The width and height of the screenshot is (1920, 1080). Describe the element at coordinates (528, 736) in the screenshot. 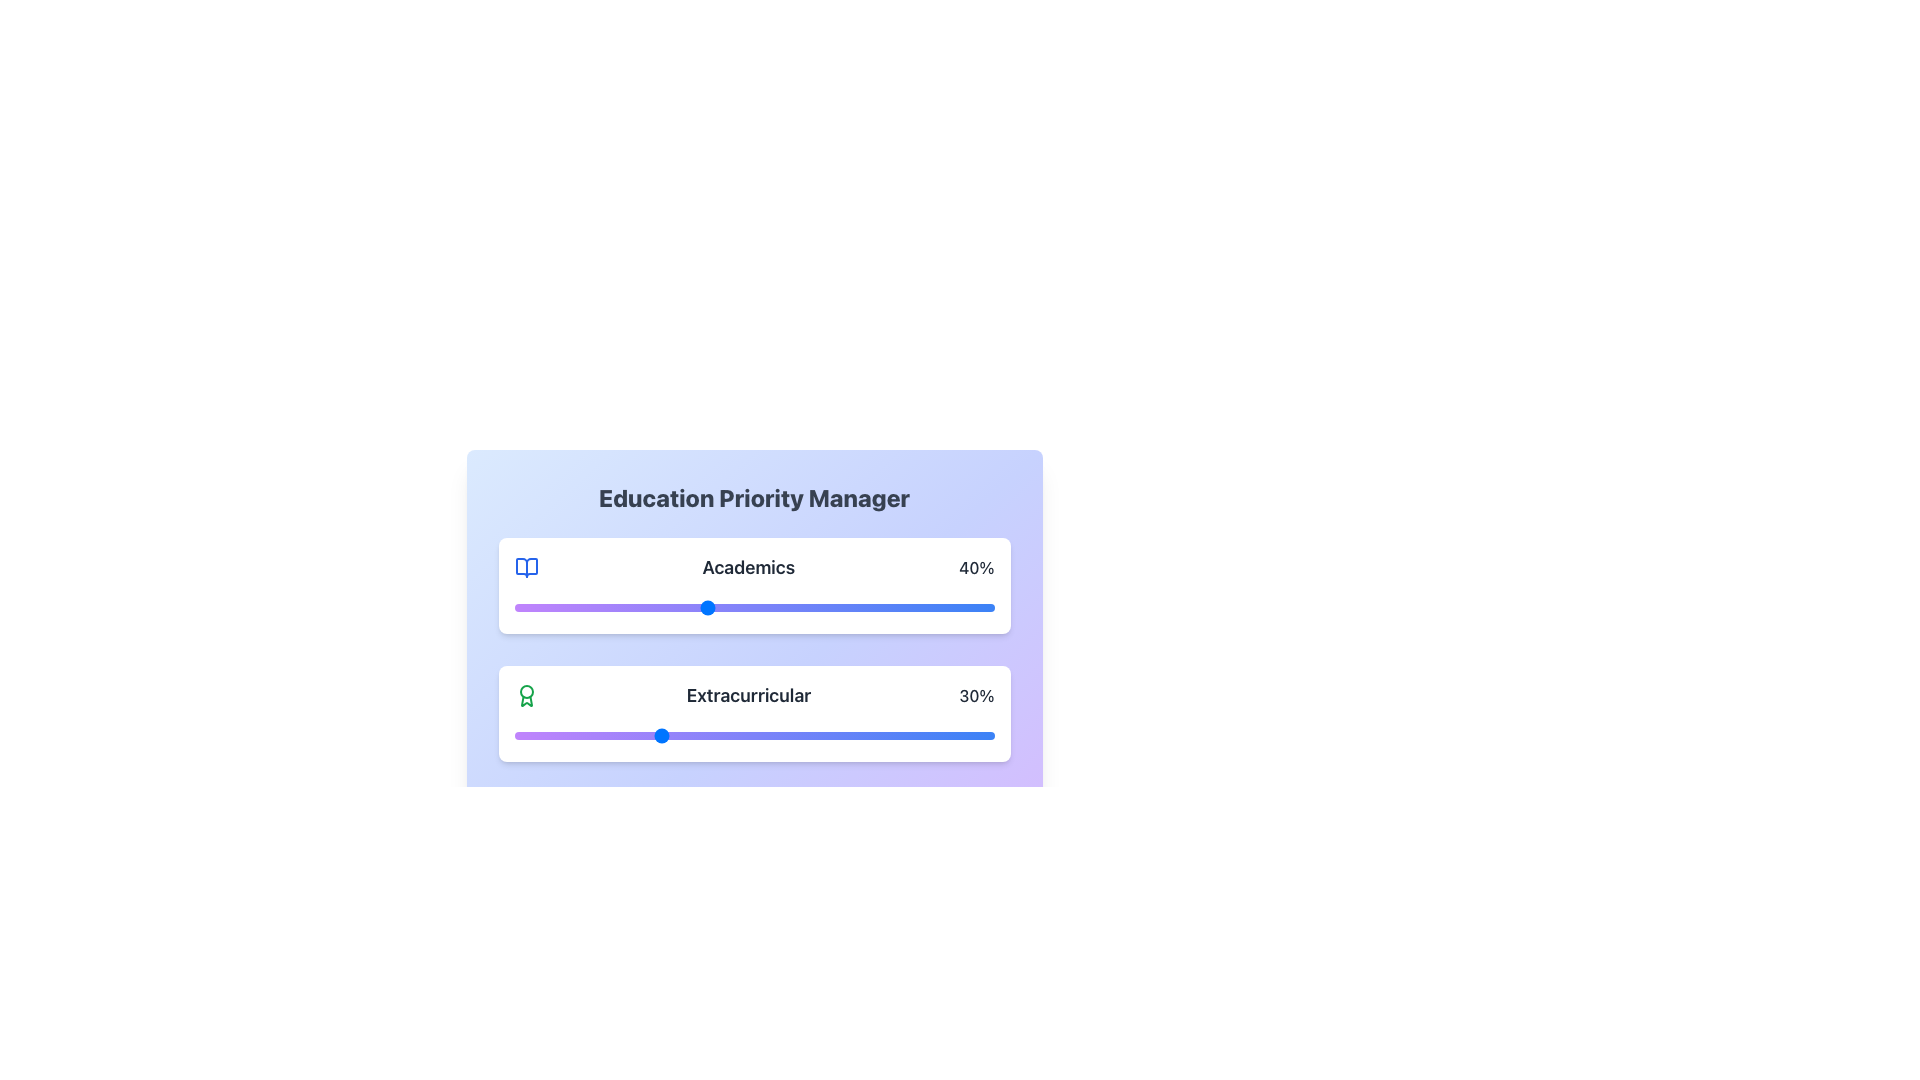

I see `'Extracurricular' value` at that location.